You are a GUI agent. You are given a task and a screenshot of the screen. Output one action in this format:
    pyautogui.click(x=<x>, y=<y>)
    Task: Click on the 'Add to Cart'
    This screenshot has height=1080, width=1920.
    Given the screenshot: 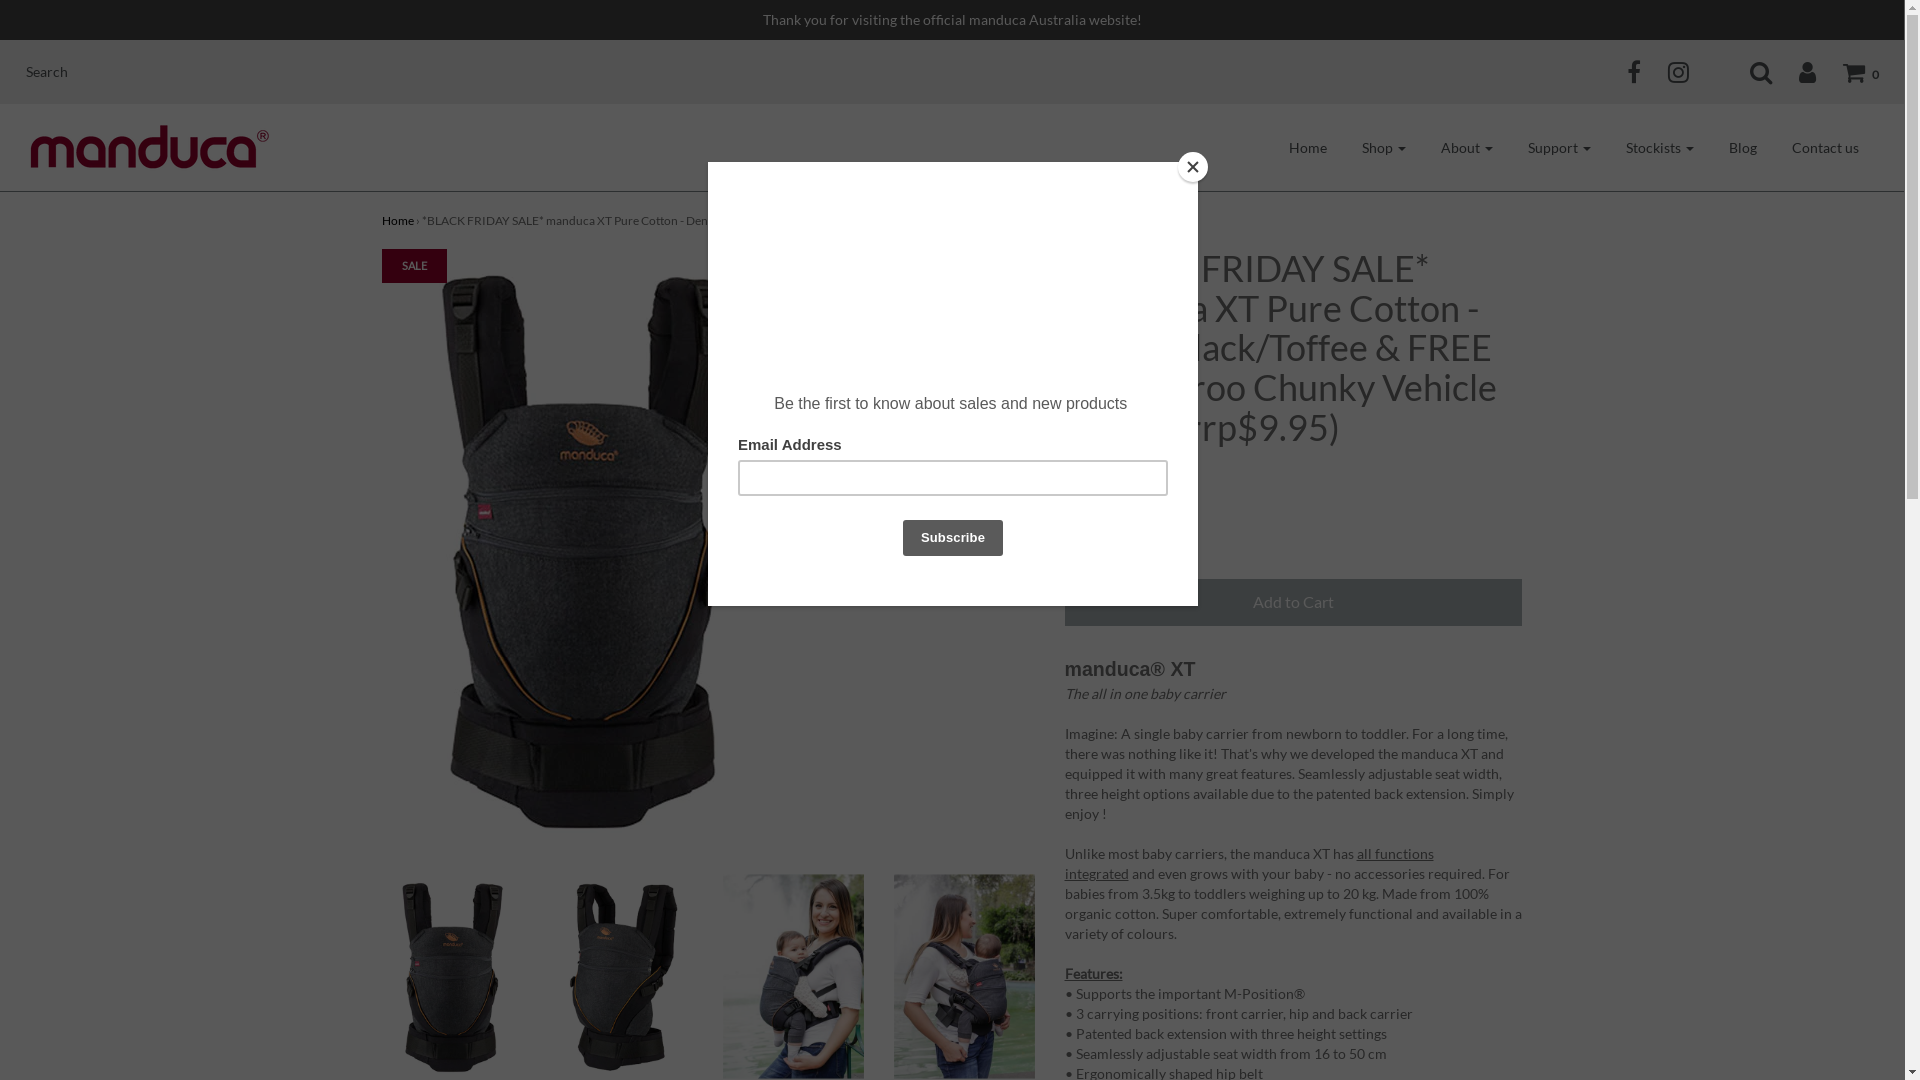 What is the action you would take?
    pyautogui.click(x=1292, y=601)
    